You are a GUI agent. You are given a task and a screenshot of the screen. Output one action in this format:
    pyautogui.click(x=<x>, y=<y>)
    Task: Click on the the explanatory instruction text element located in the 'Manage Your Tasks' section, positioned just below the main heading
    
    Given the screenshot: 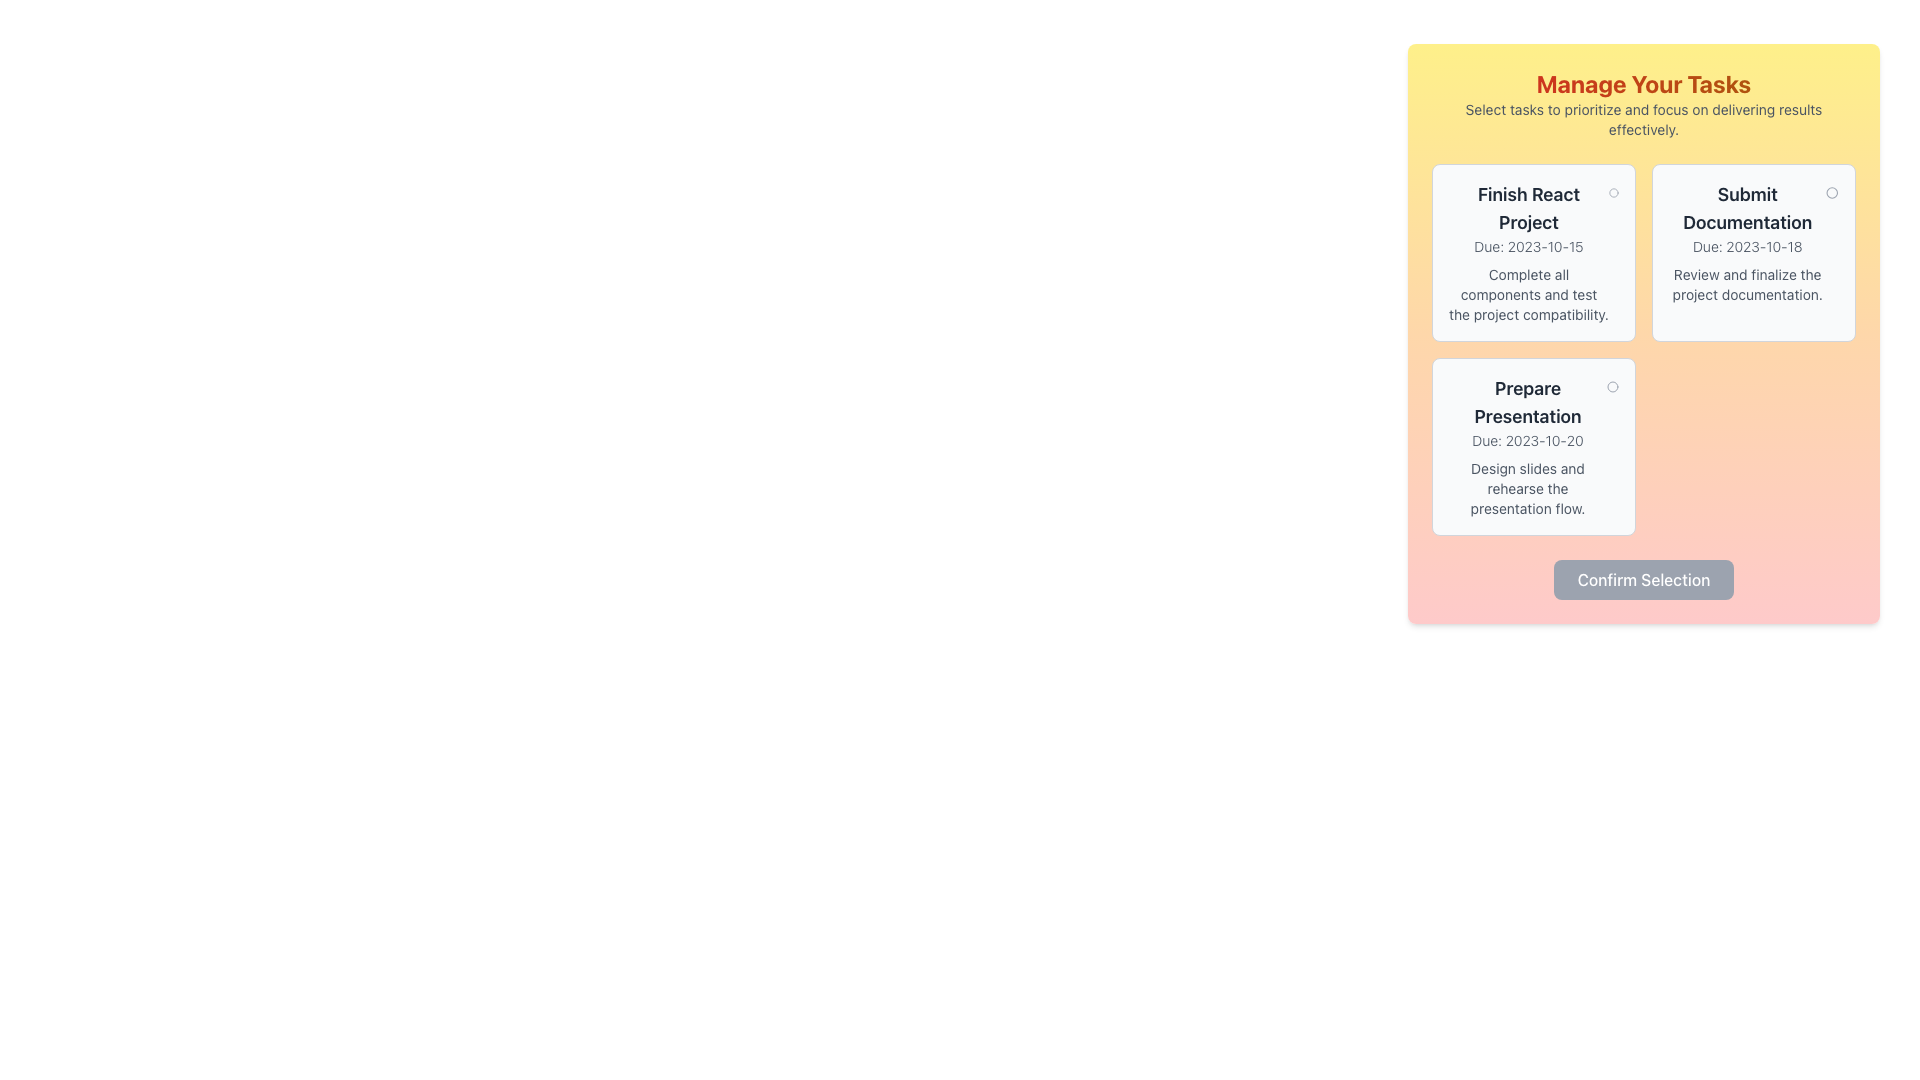 What is the action you would take?
    pyautogui.click(x=1643, y=119)
    